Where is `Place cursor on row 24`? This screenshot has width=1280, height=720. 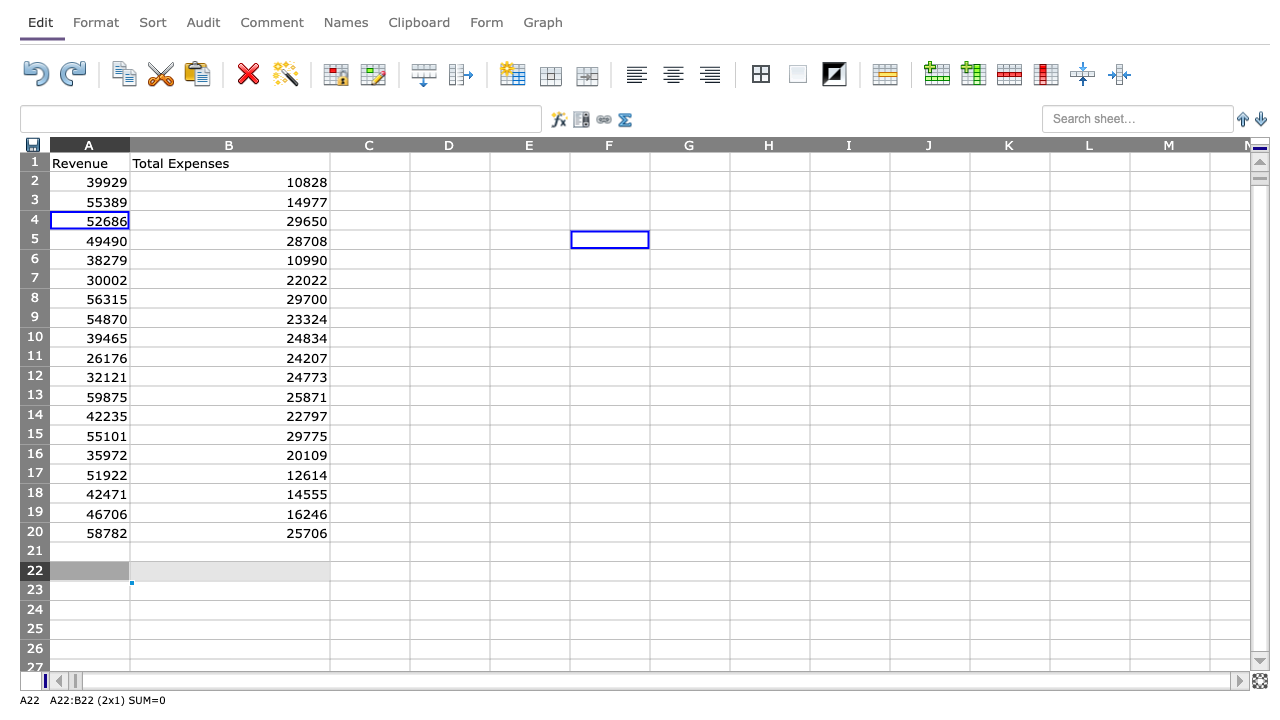 Place cursor on row 24 is located at coordinates (34, 609).